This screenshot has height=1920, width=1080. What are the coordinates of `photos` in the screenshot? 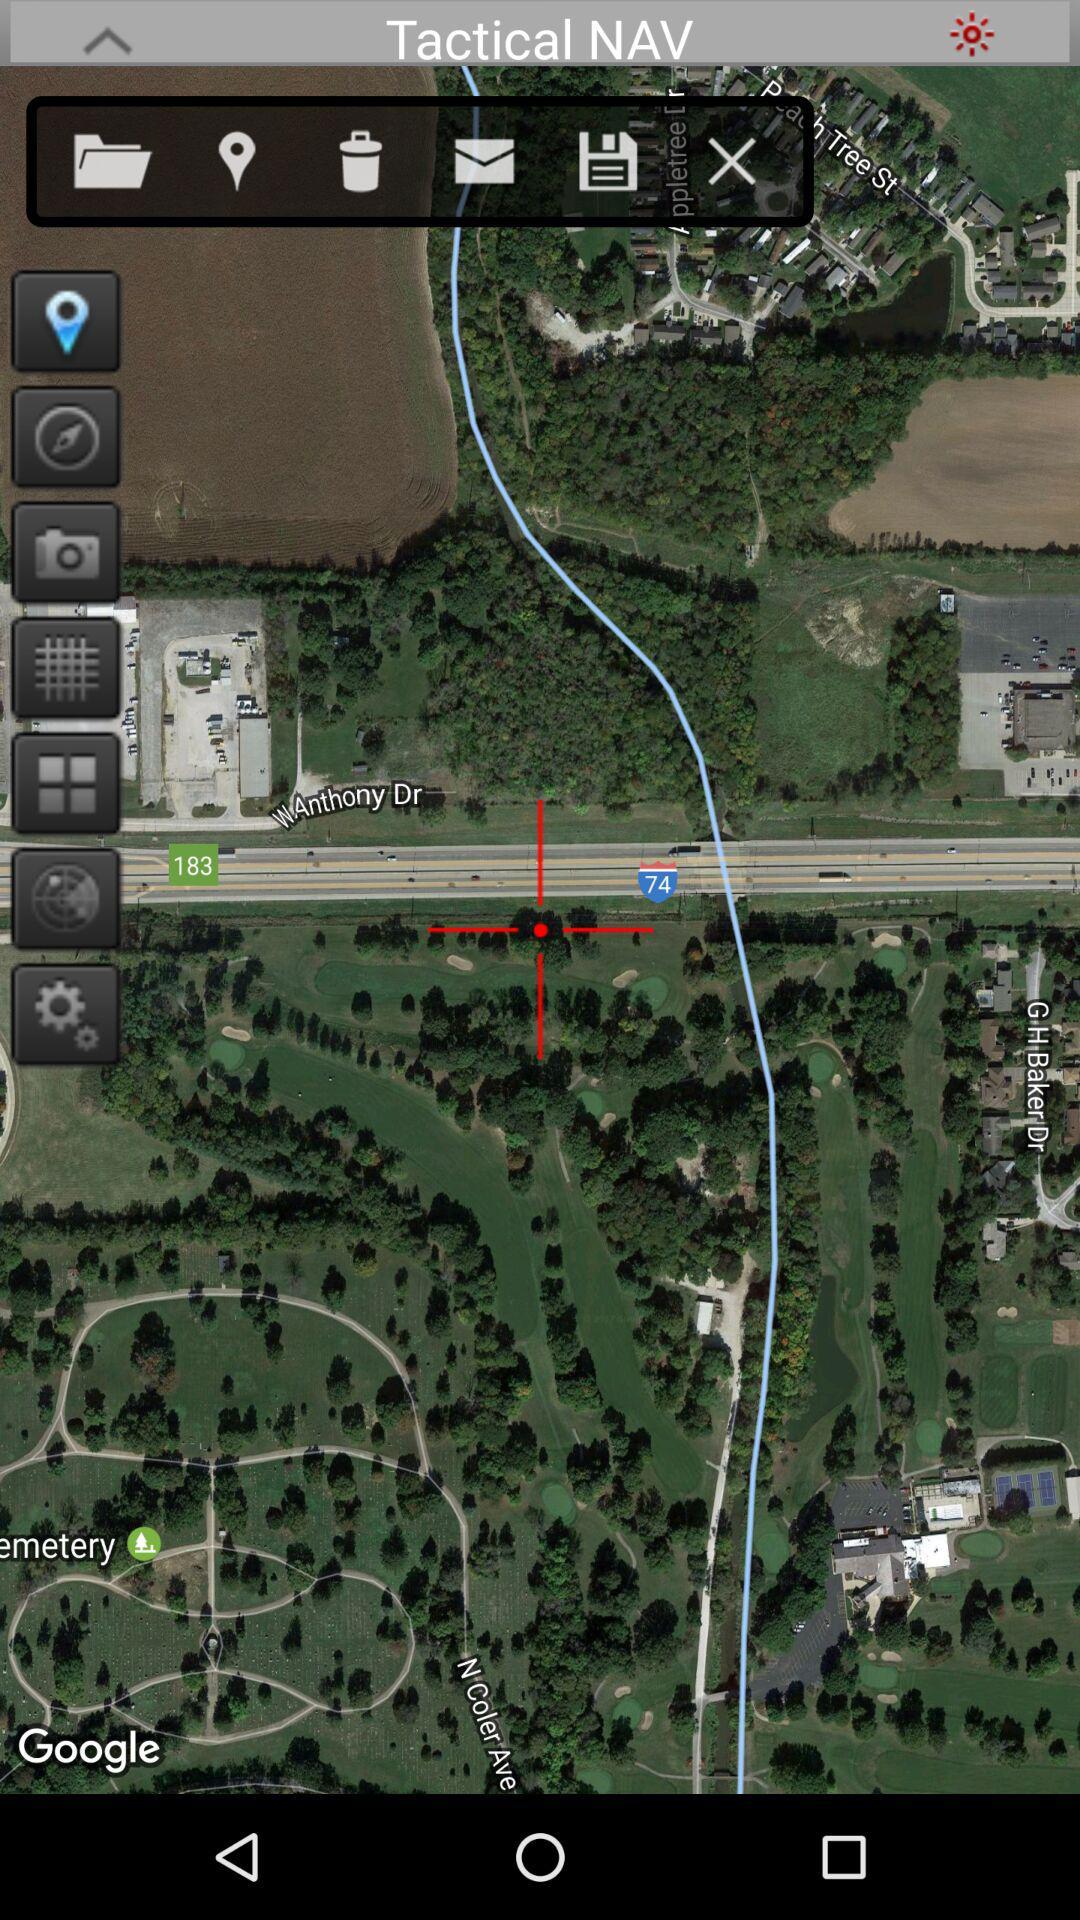 It's located at (58, 552).